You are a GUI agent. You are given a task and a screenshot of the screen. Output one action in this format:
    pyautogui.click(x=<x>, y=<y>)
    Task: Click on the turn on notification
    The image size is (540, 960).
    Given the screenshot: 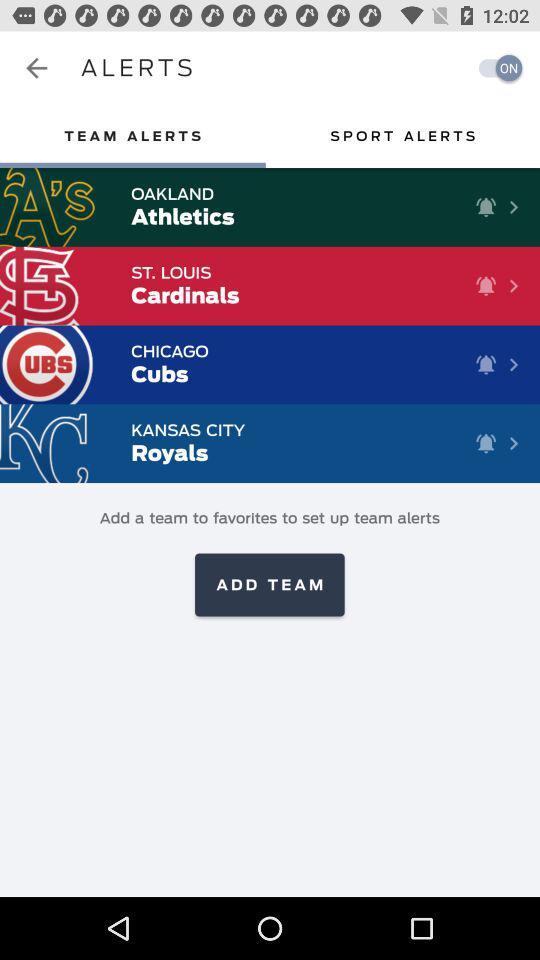 What is the action you would take?
    pyautogui.click(x=494, y=68)
    